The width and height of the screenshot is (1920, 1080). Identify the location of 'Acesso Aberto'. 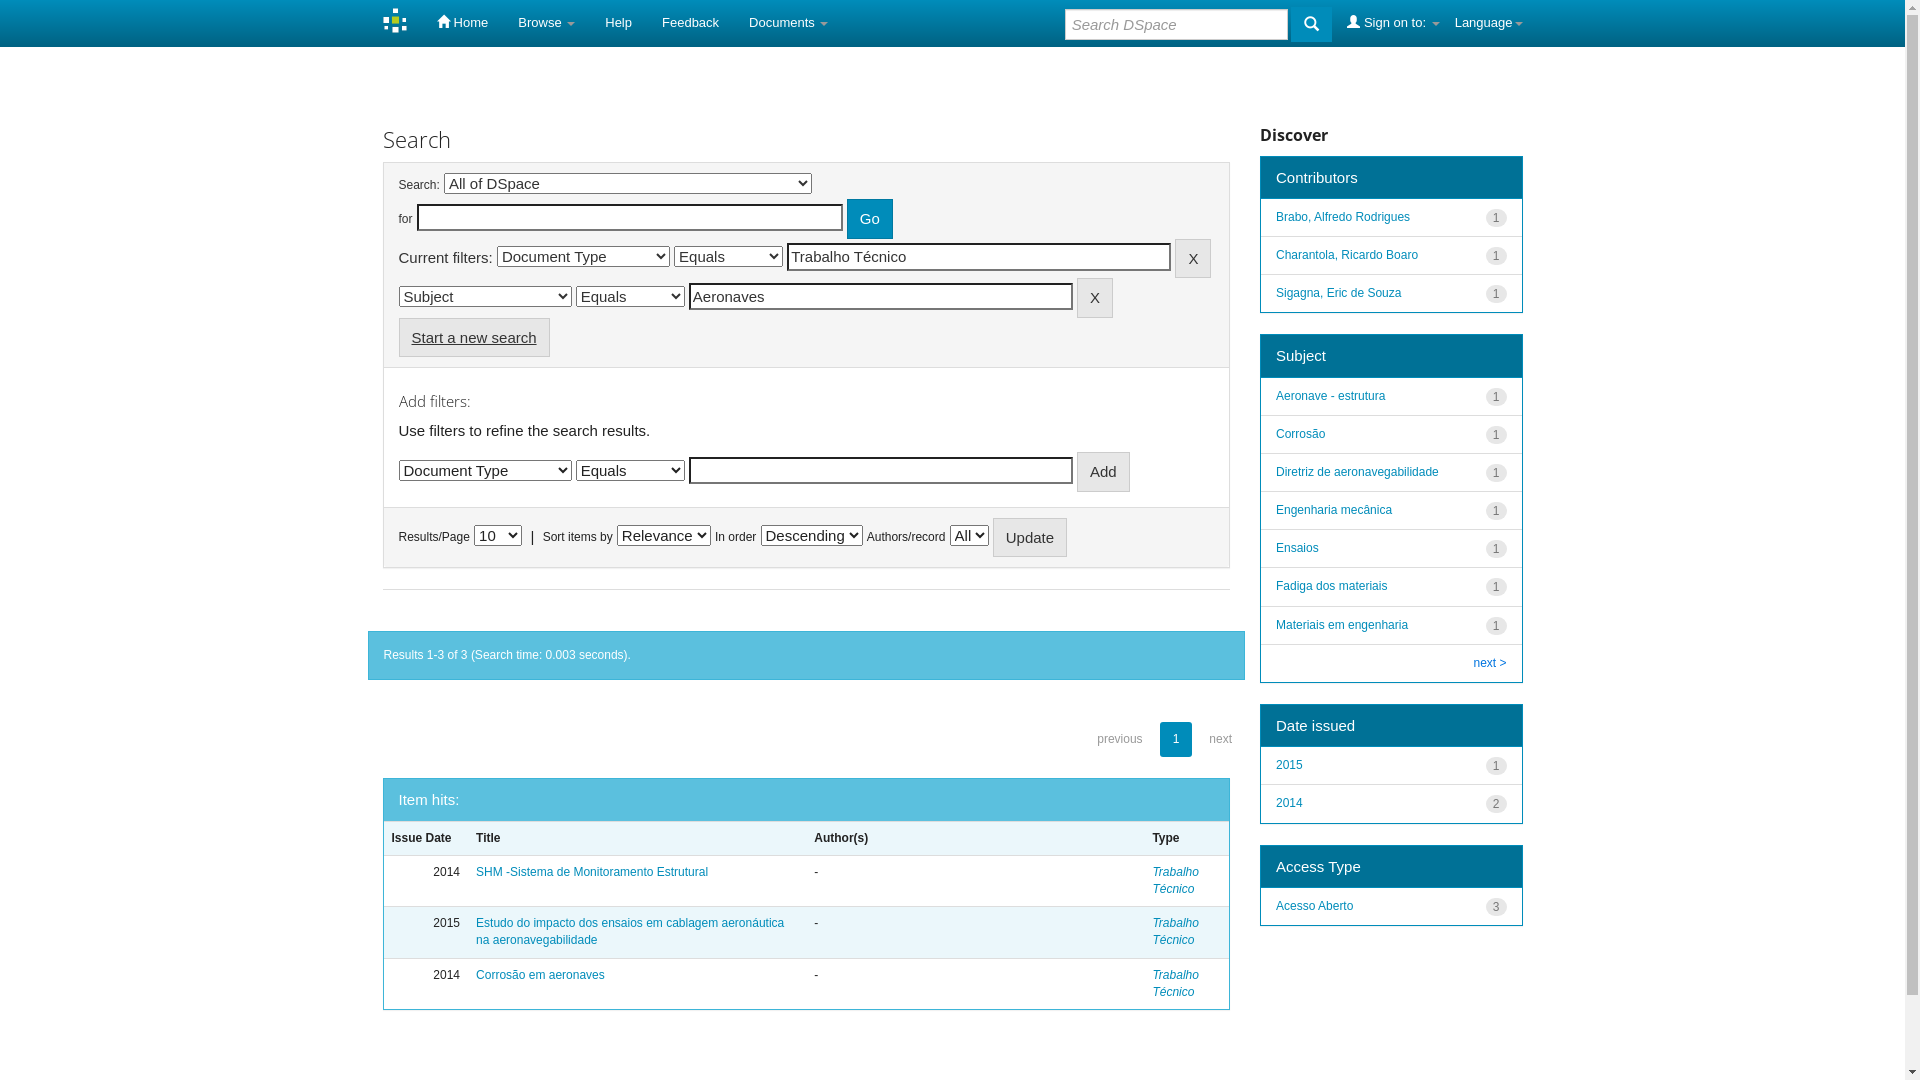
(1275, 906).